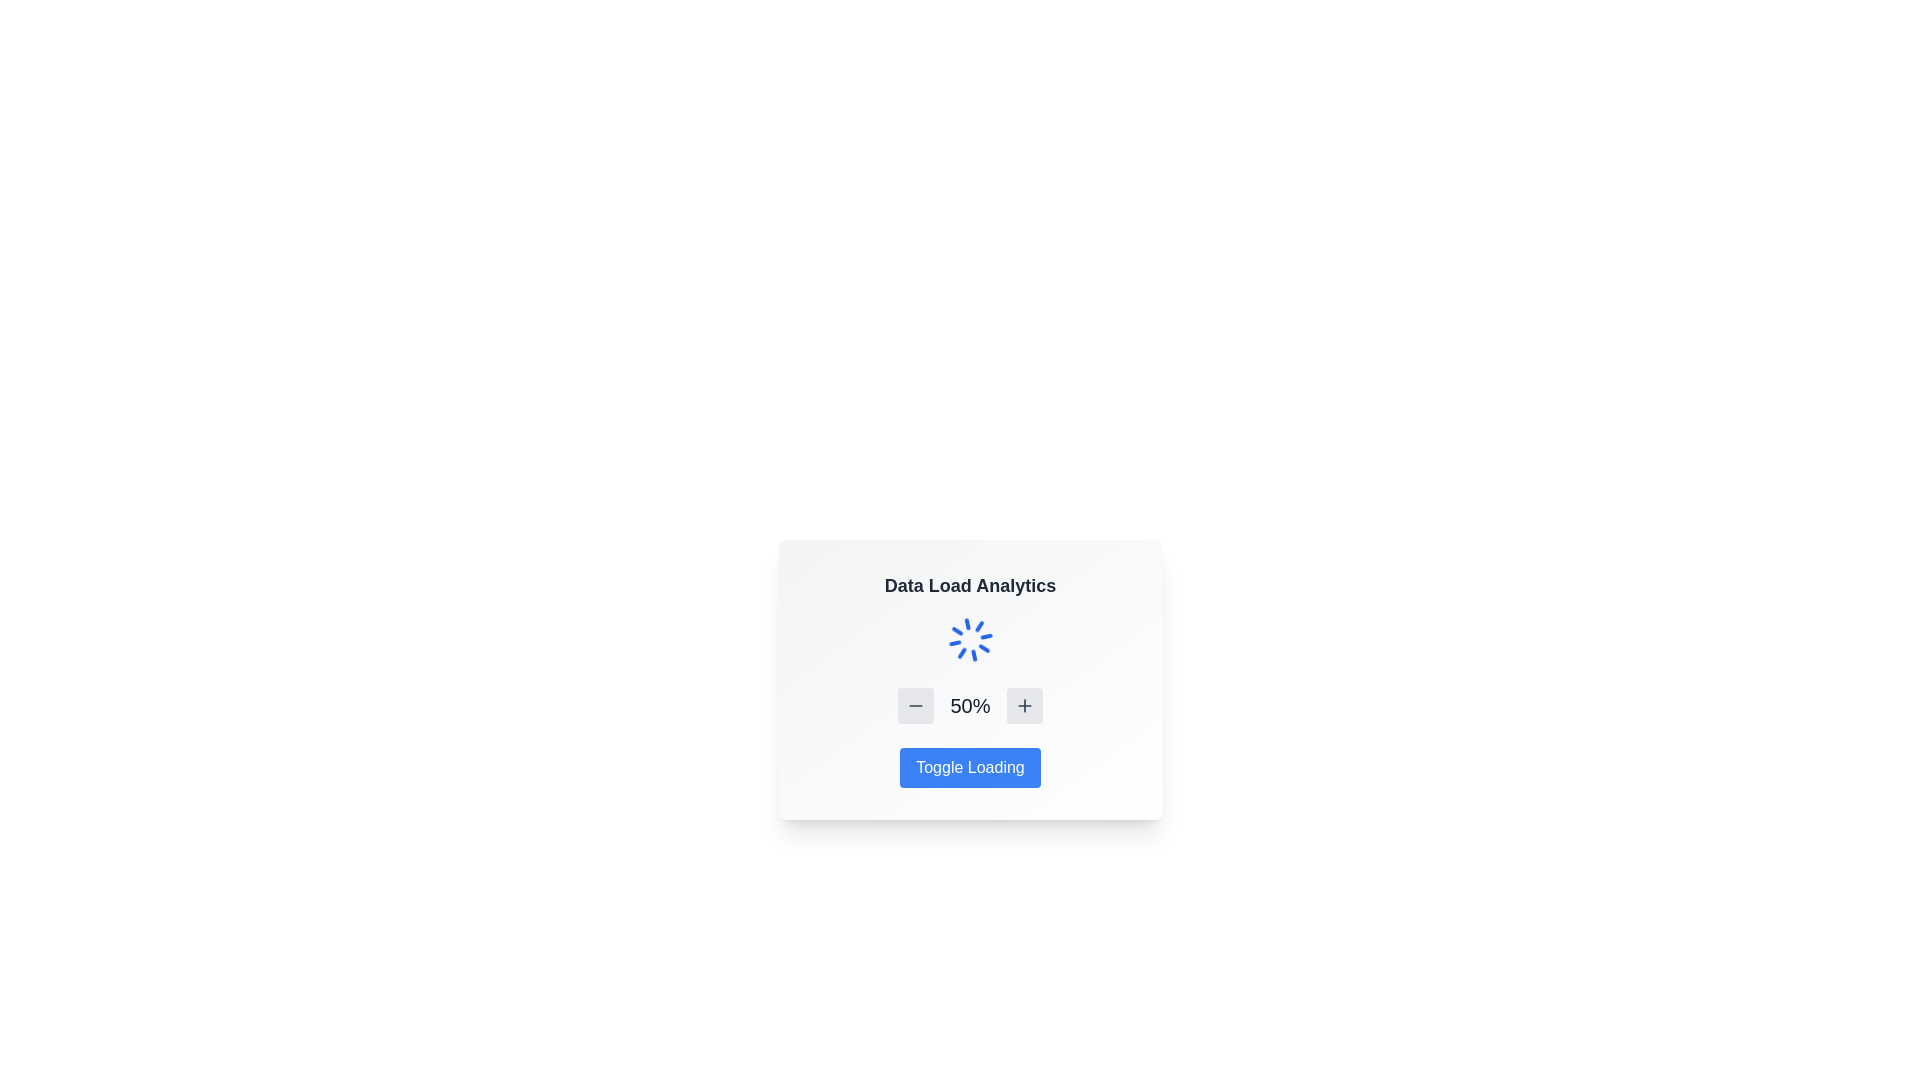  I want to click on the text label that serves as the header for the card, which is located at the top of the card above the spinner and other controls, so click(970, 585).